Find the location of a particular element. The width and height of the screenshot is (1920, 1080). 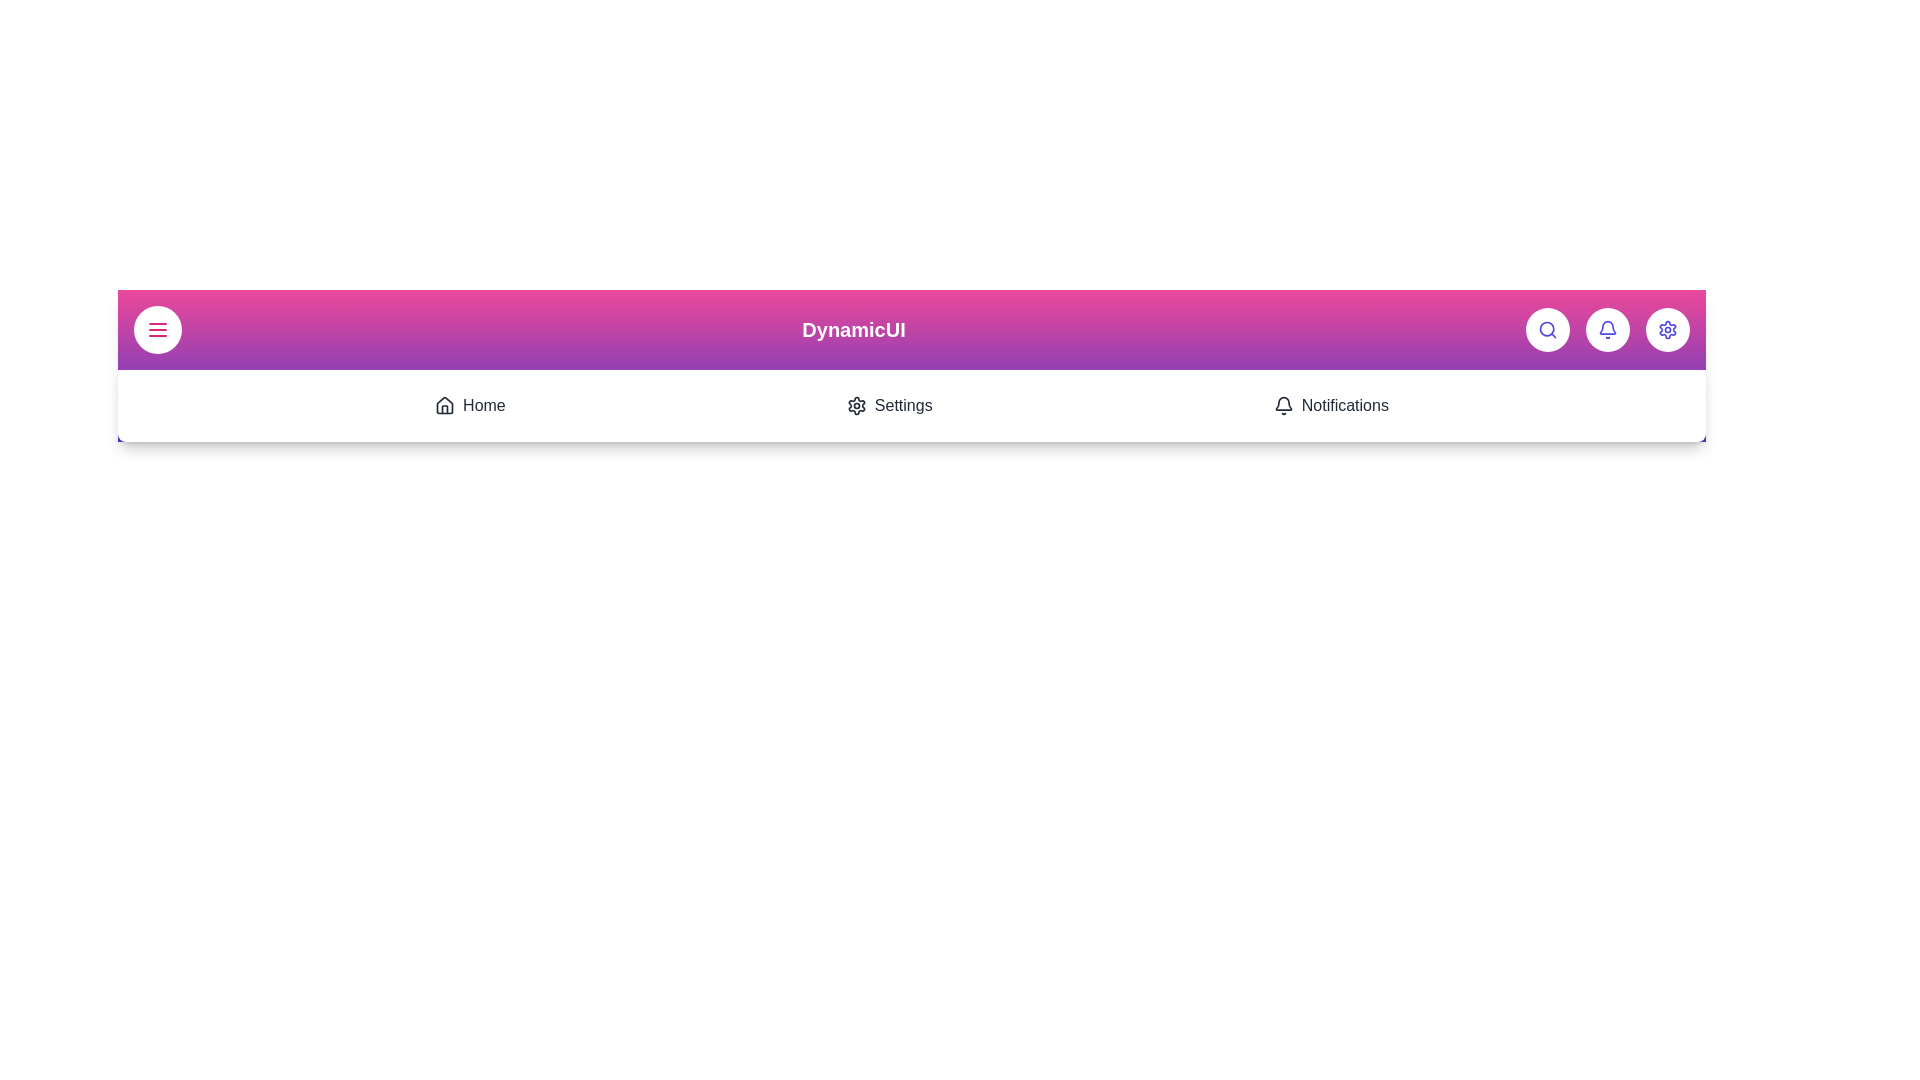

the 'Notifications' button is located at coordinates (1608, 329).